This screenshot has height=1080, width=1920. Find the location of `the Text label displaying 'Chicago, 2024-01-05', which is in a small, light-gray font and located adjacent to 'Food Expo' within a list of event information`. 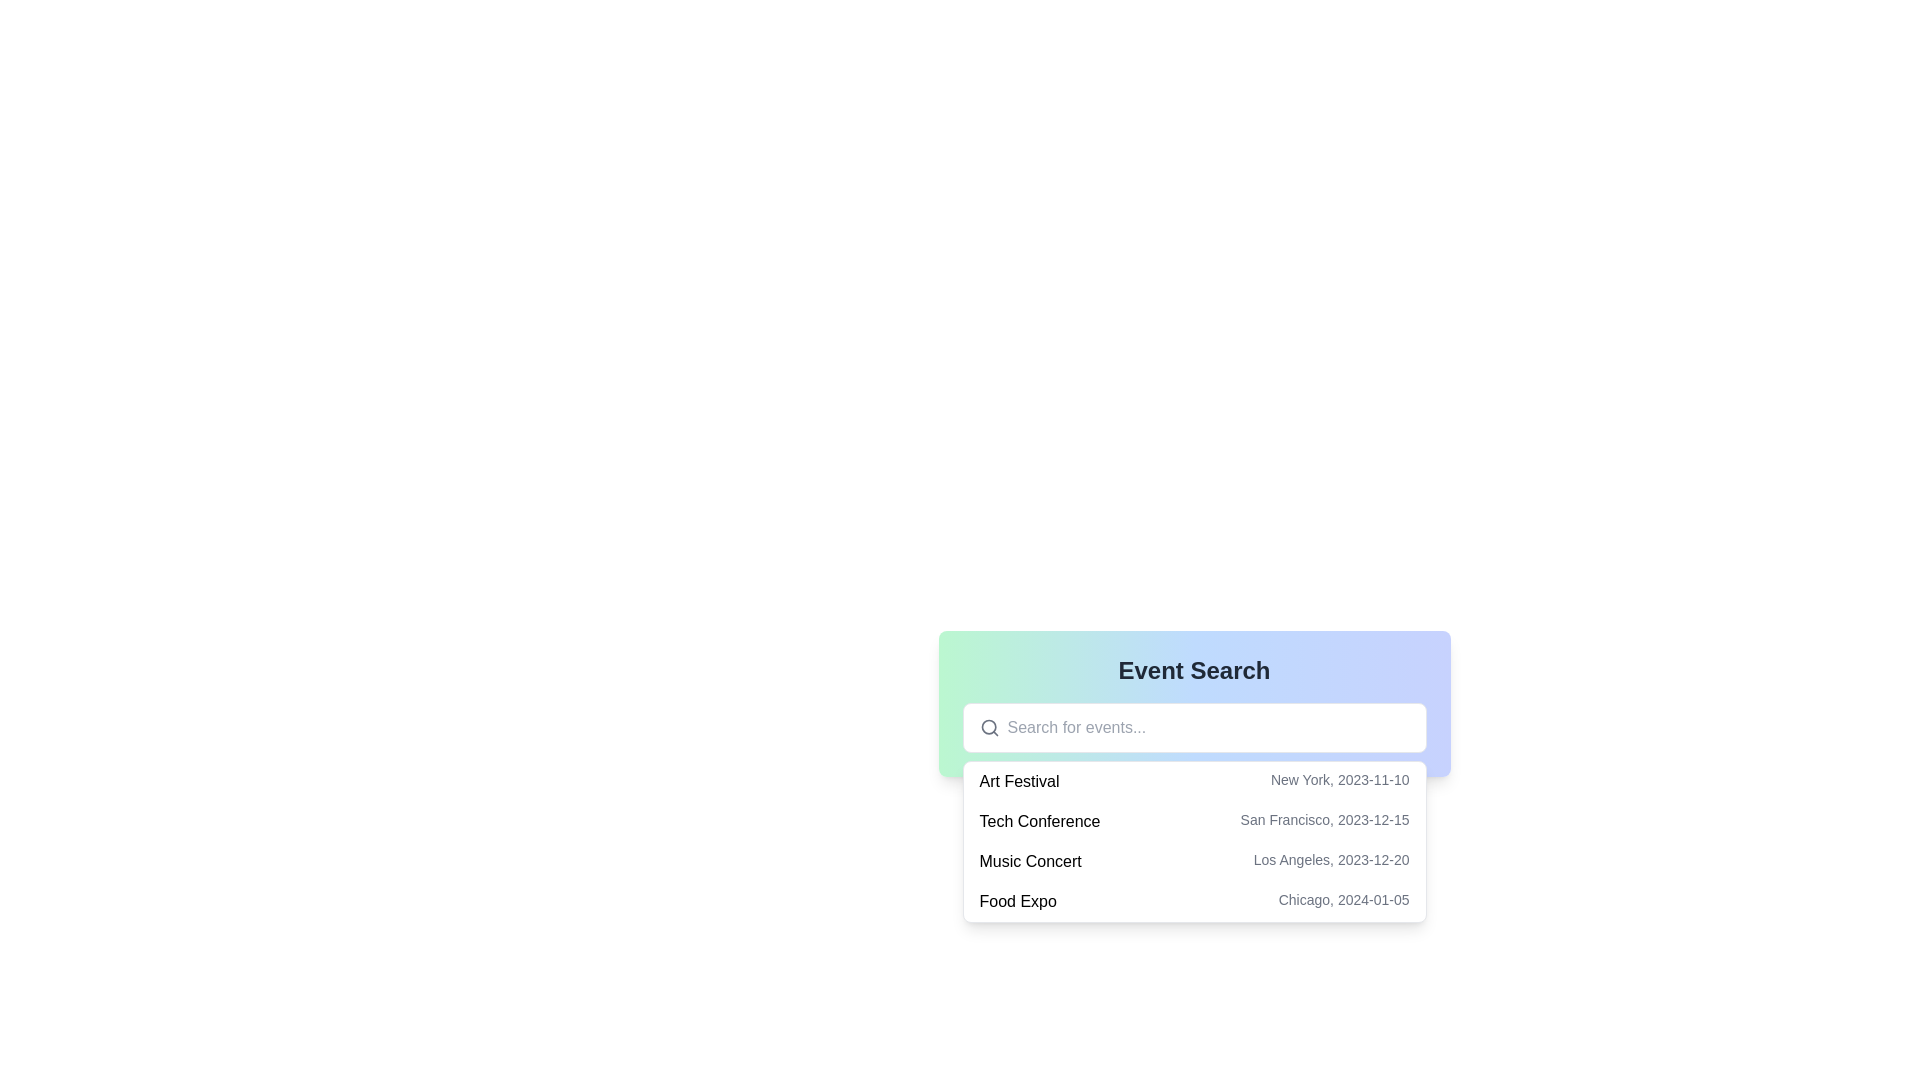

the Text label displaying 'Chicago, 2024-01-05', which is in a small, light-gray font and located adjacent to 'Food Expo' within a list of event information is located at coordinates (1344, 902).